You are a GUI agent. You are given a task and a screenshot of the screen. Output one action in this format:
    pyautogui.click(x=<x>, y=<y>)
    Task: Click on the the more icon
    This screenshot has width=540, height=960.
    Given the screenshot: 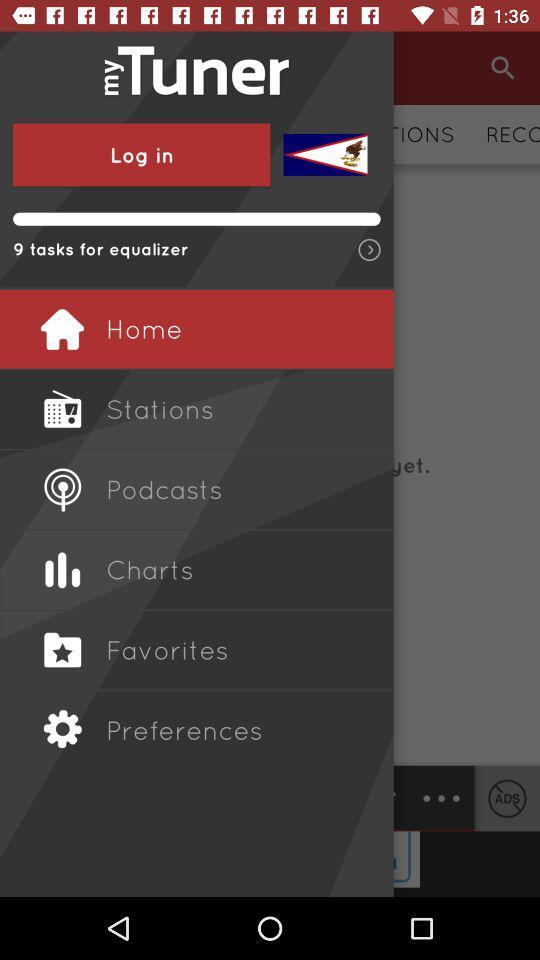 What is the action you would take?
    pyautogui.click(x=441, y=798)
    